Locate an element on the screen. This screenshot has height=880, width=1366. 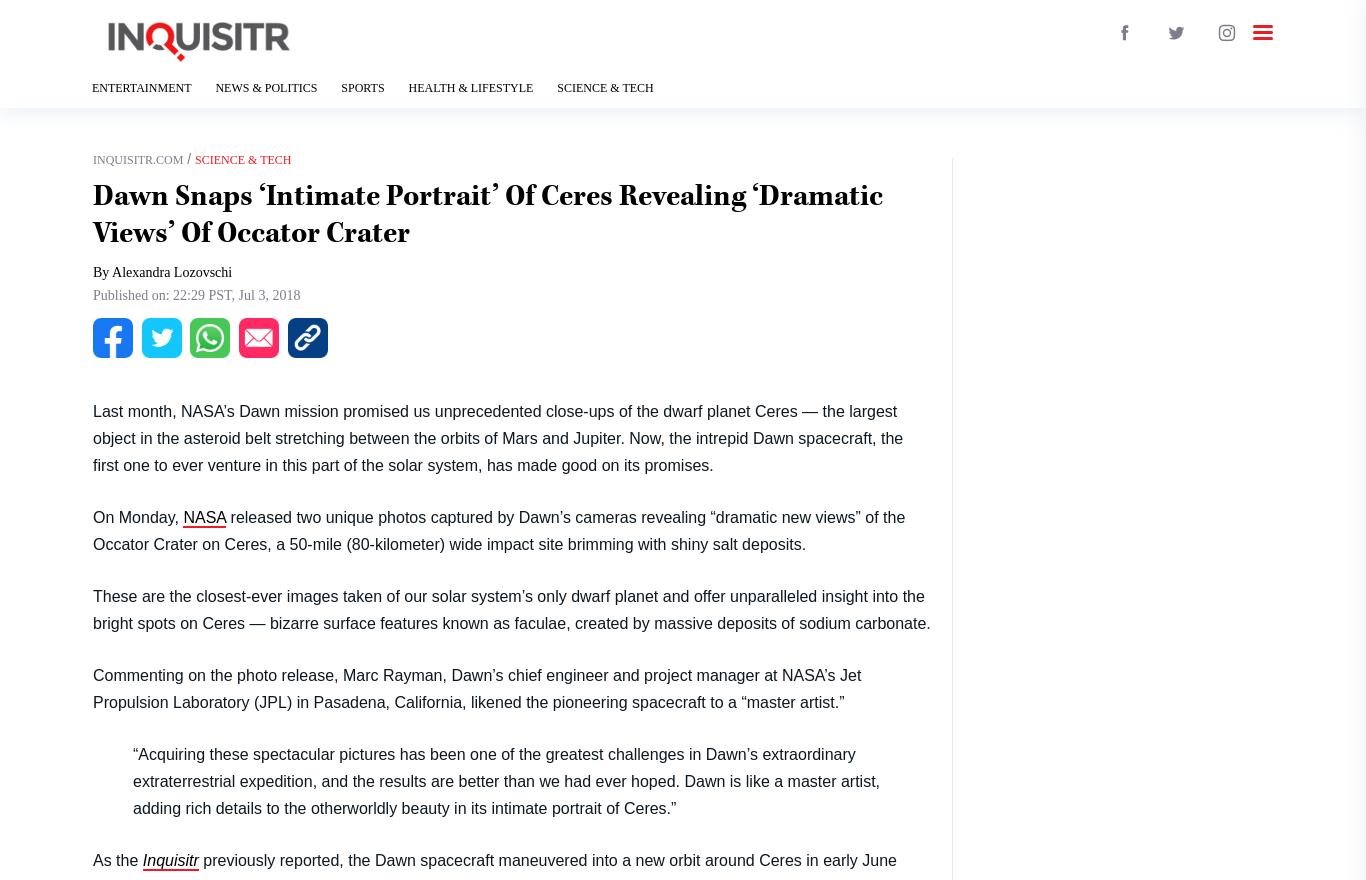
'As the' is located at coordinates (93, 859).